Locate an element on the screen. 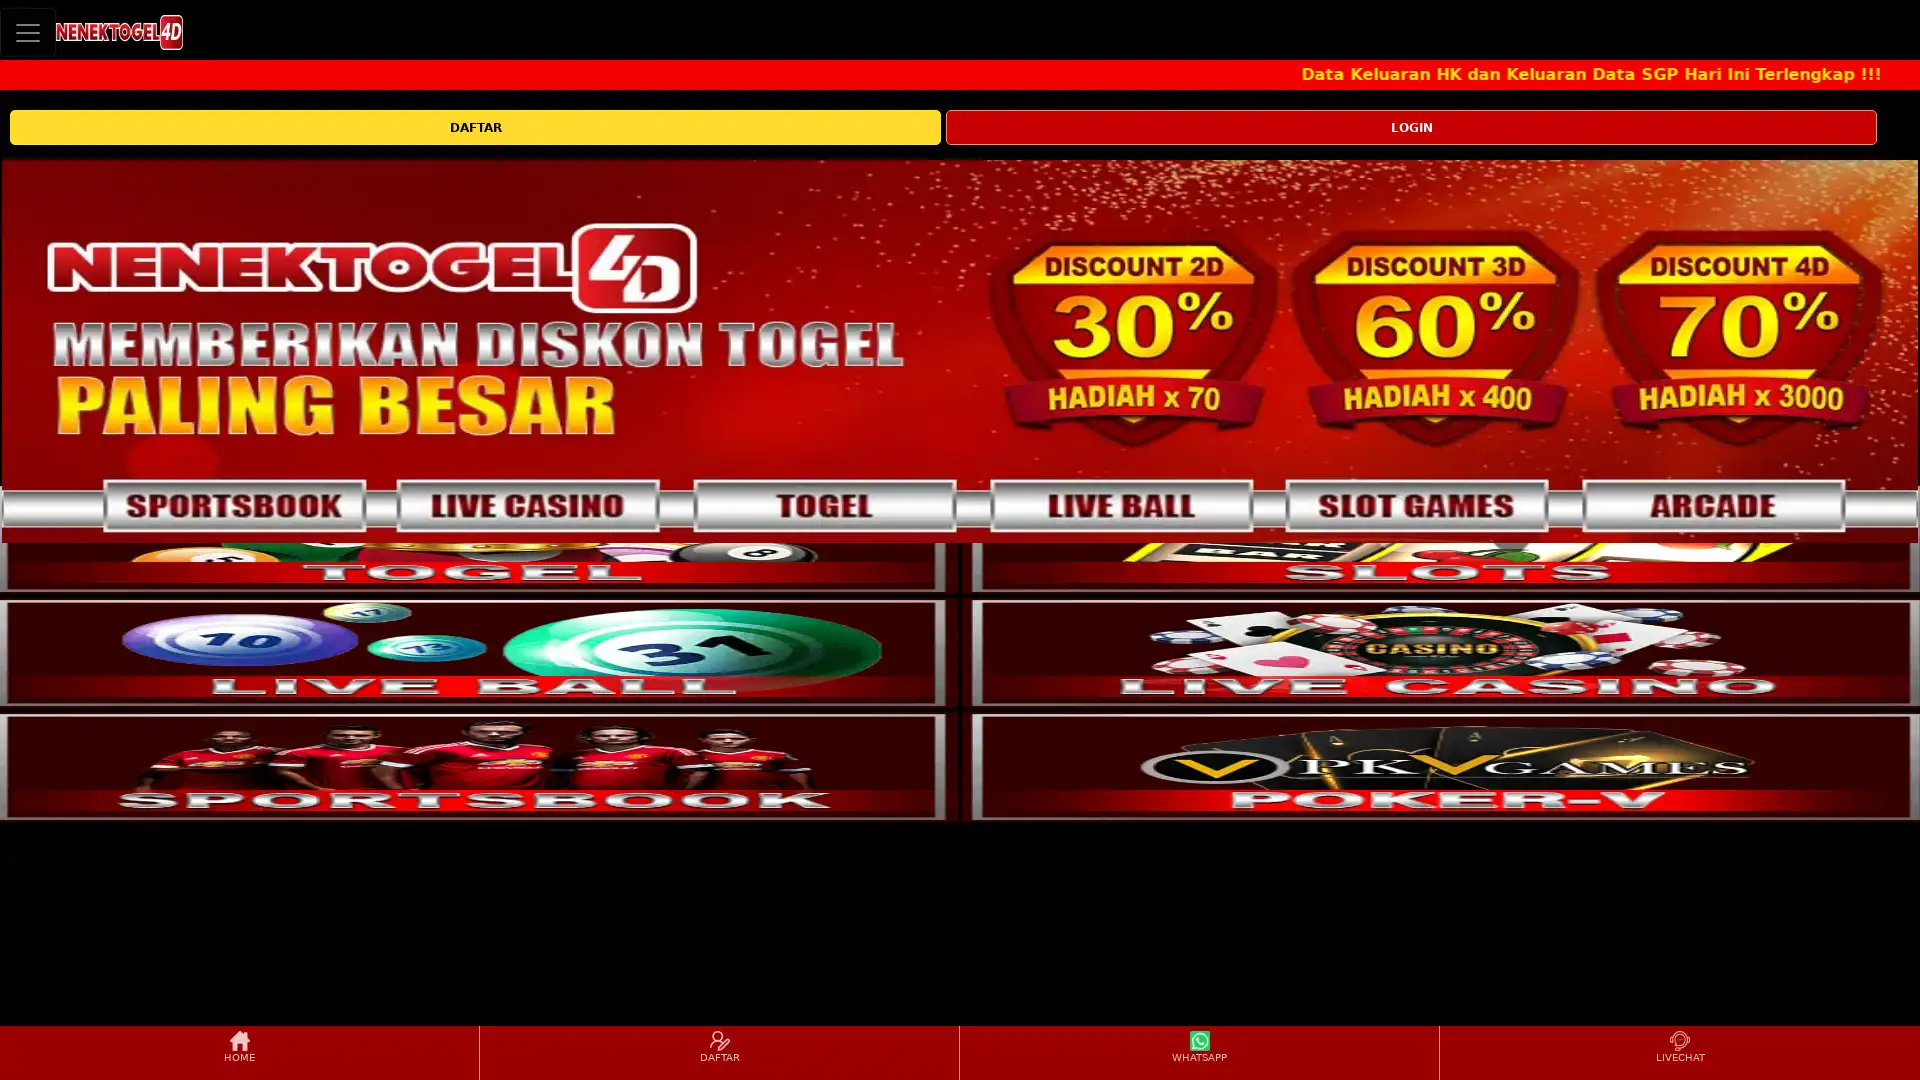 The width and height of the screenshot is (1920, 1080). DAFTAR is located at coordinates (474, 127).